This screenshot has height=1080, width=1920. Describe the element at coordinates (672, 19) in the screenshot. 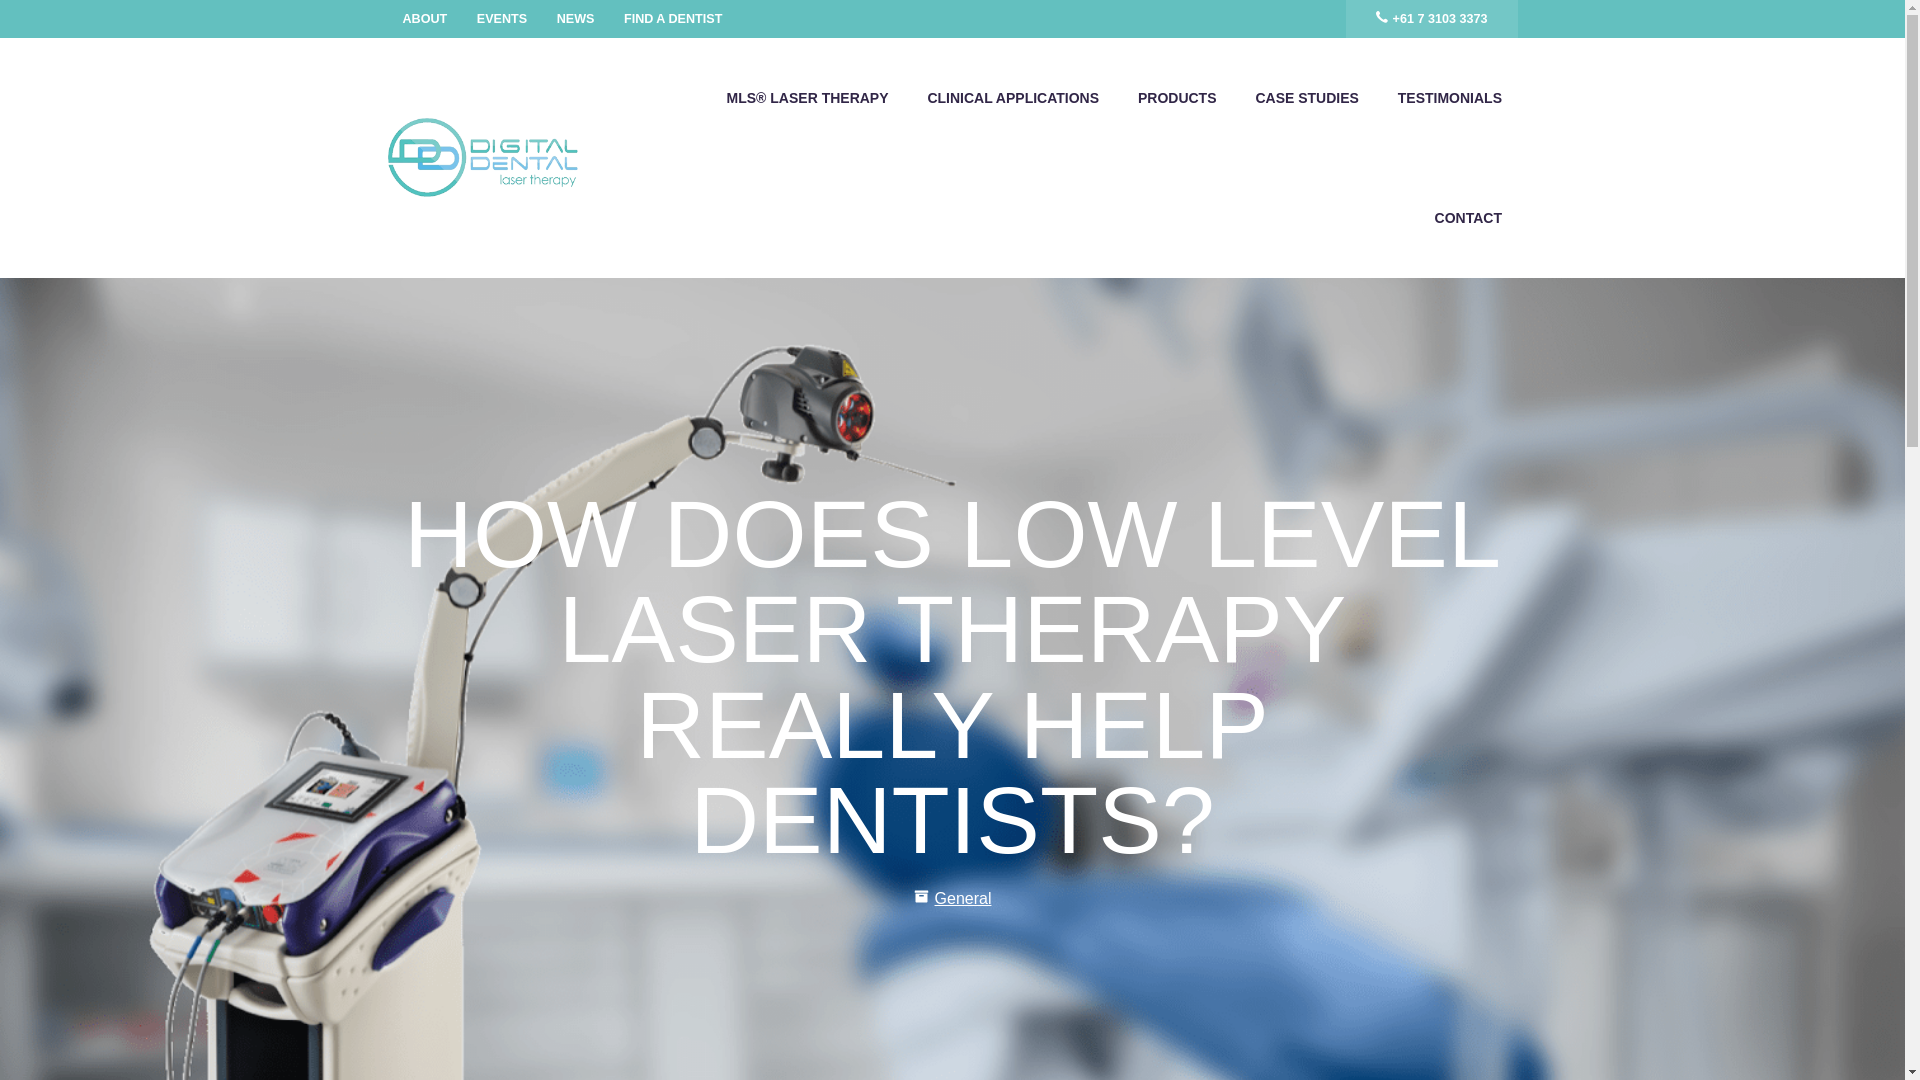

I see `'FIND A DENTIST'` at that location.